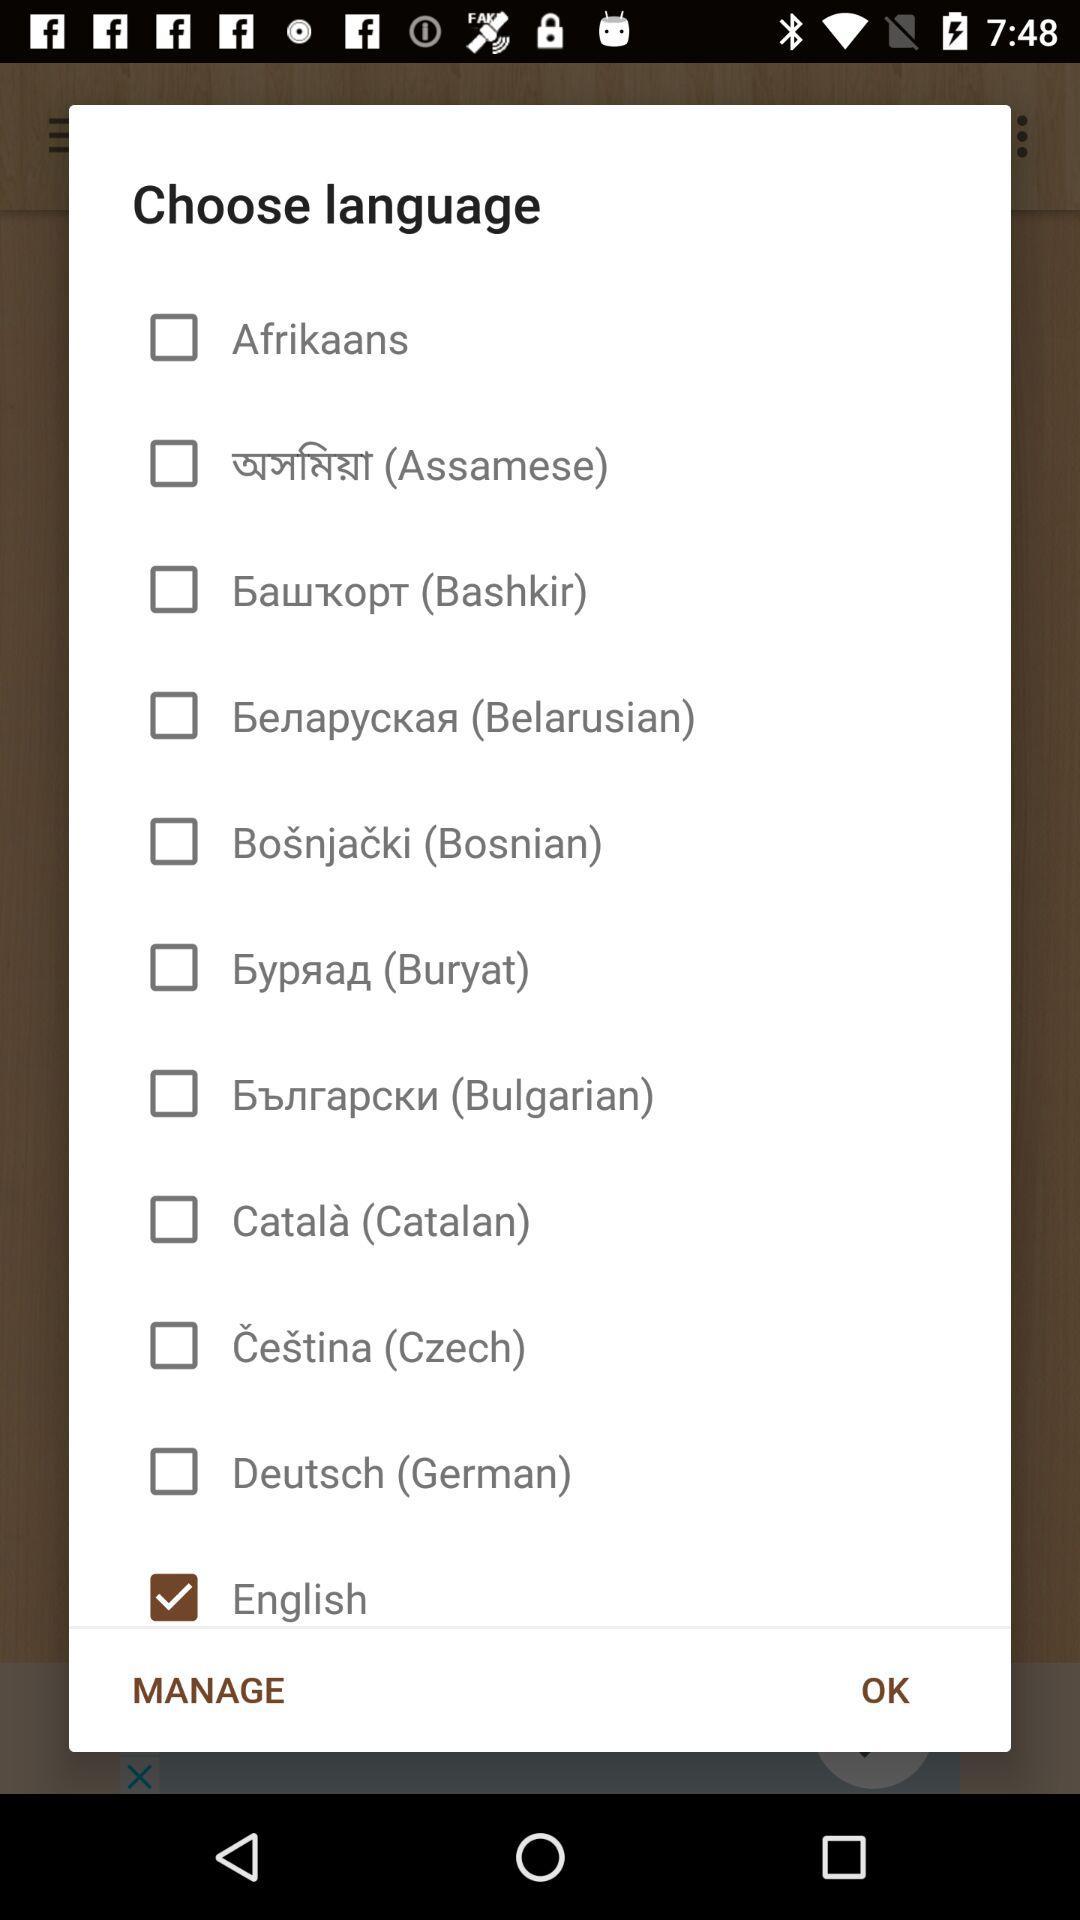 The image size is (1080, 1920). What do you see at coordinates (883, 1688) in the screenshot?
I see `item below choose language icon` at bounding box center [883, 1688].